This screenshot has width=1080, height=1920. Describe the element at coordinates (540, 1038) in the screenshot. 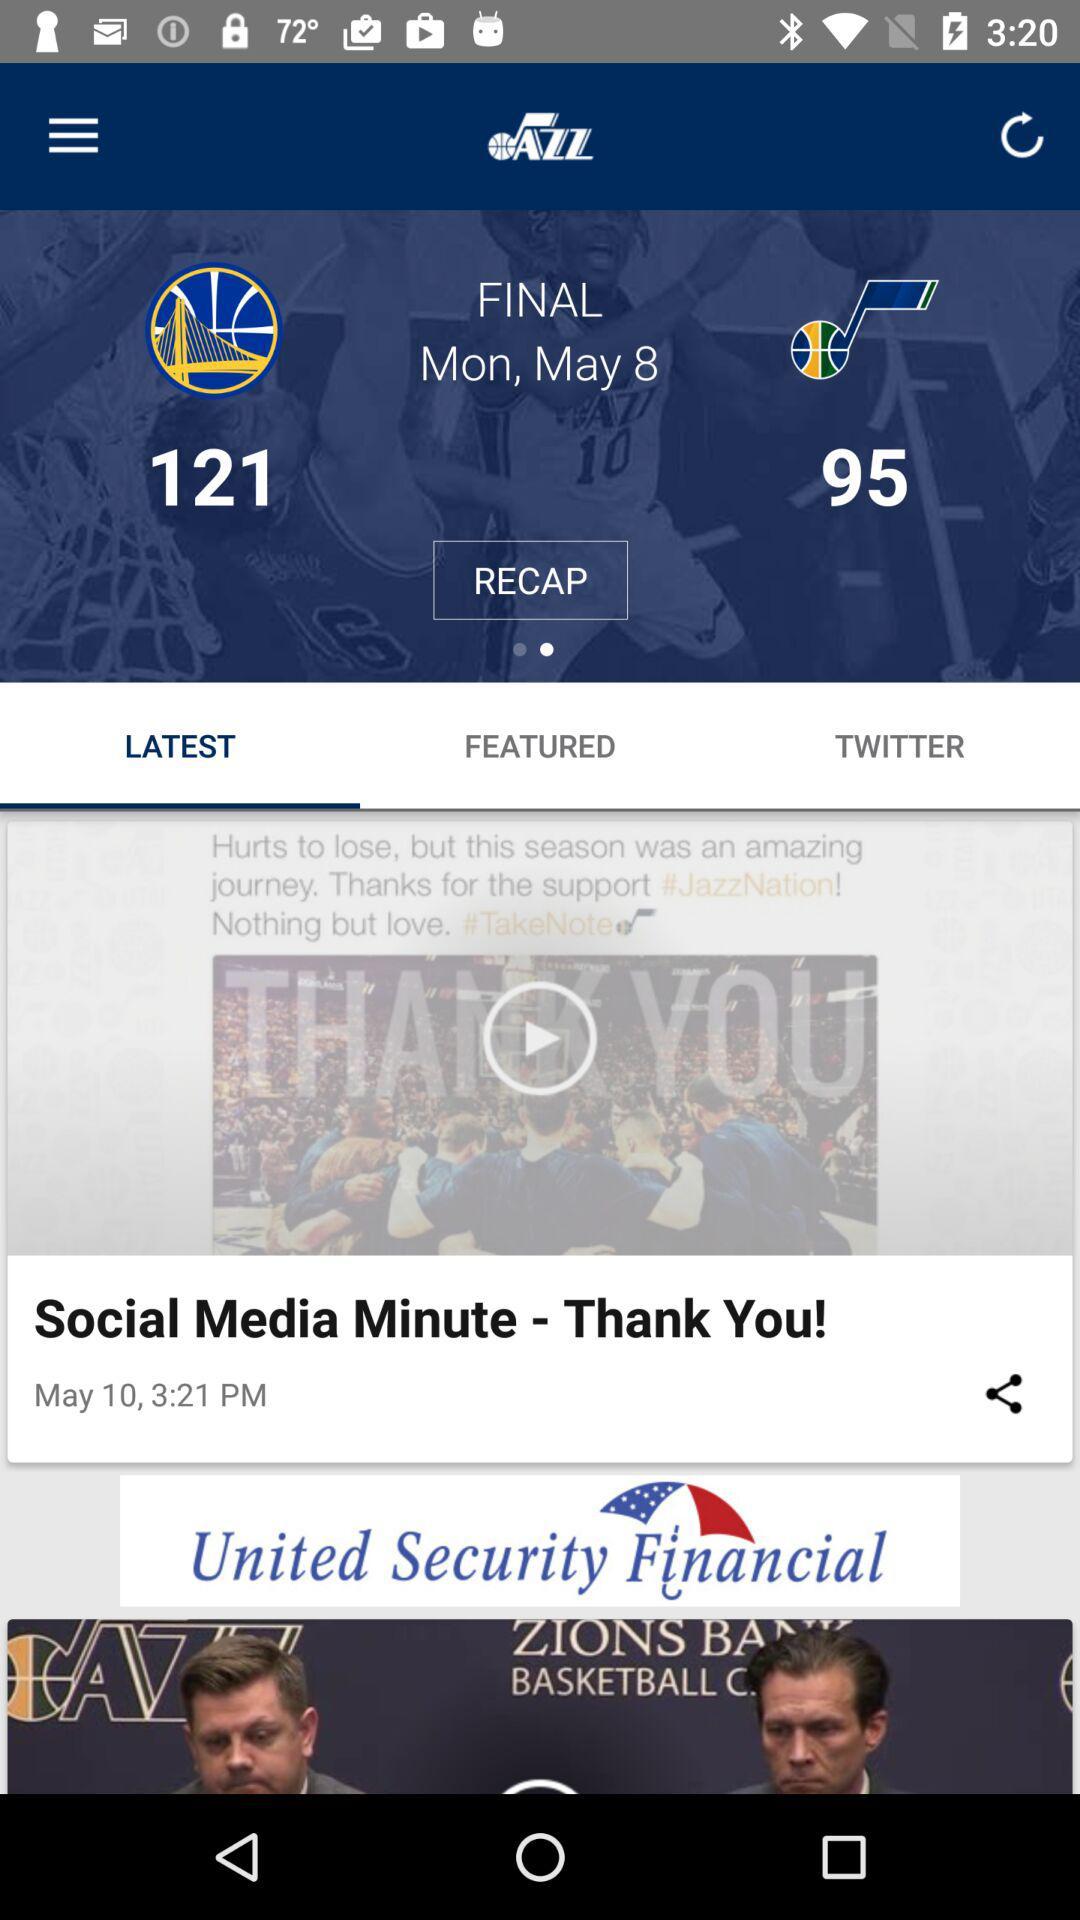

I see `the video above the text social media minute` at that location.